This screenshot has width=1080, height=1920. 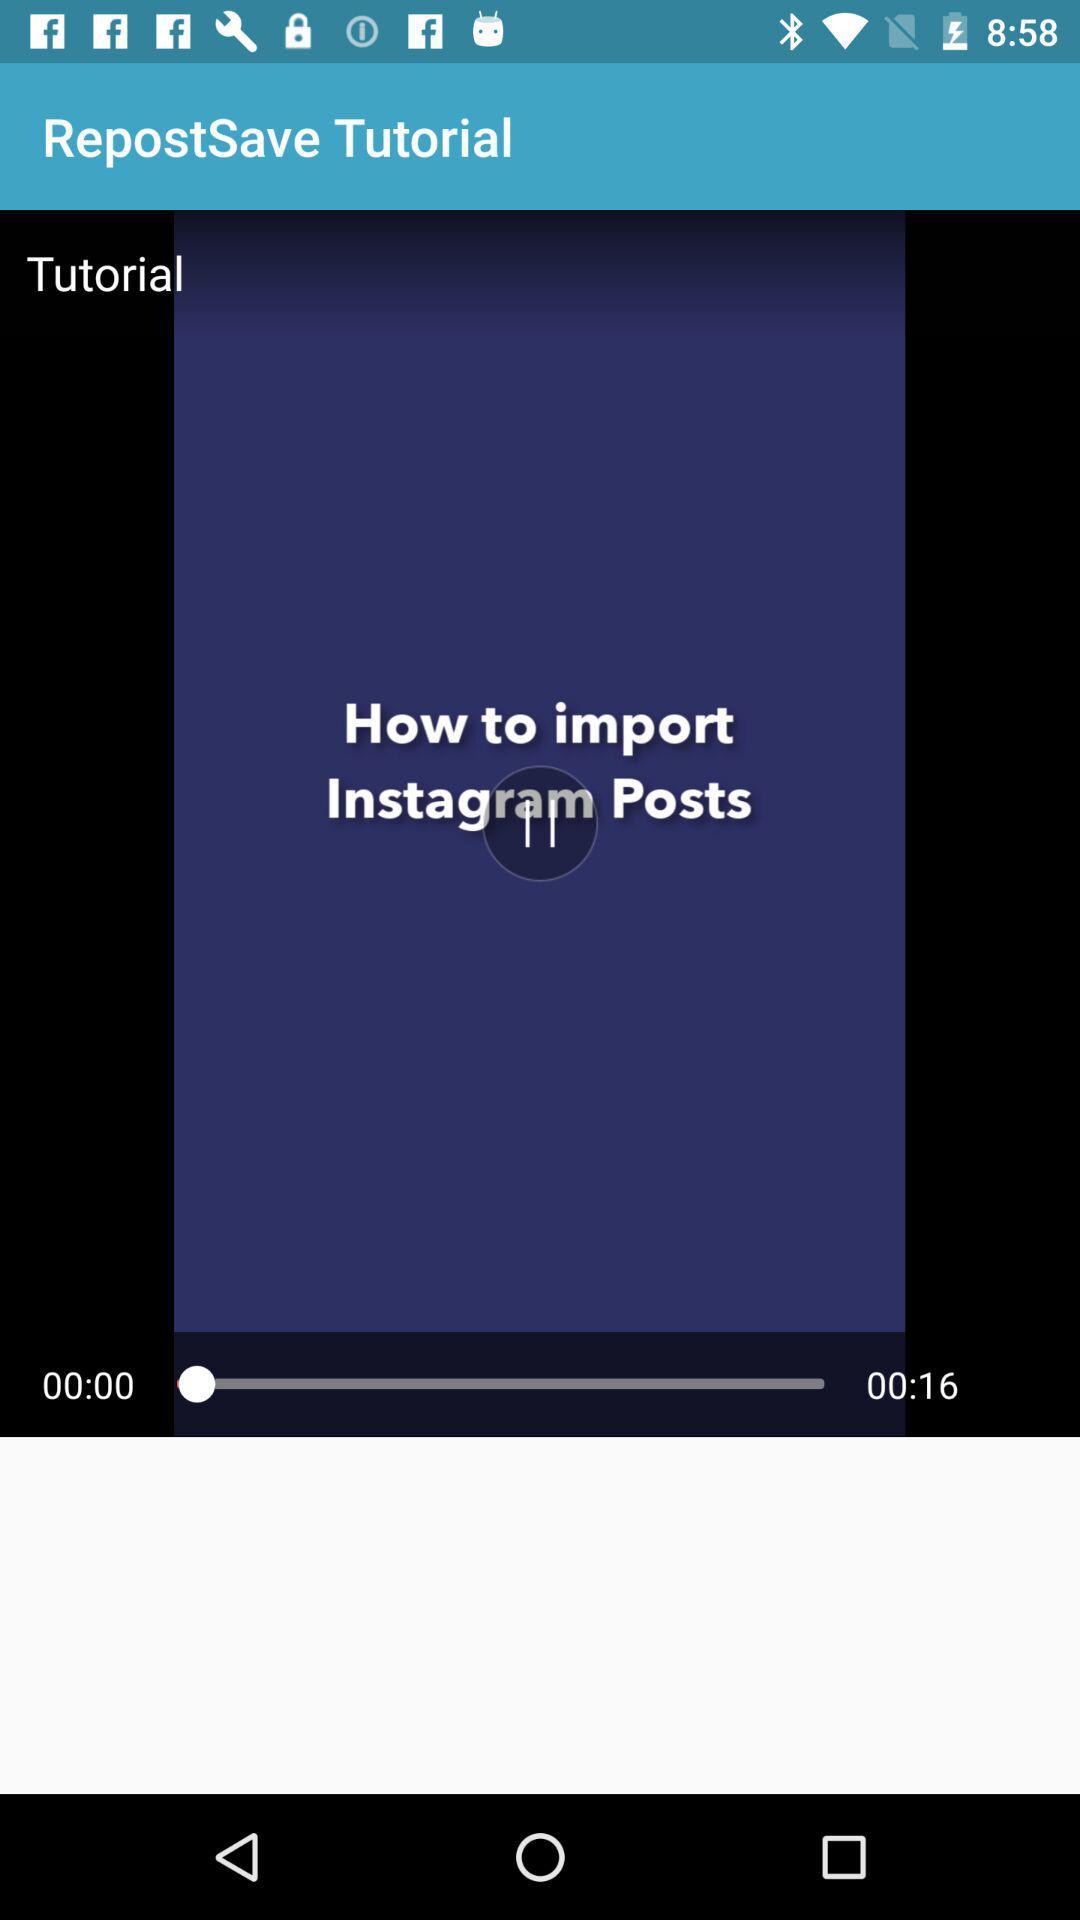 I want to click on play, so click(x=540, y=823).